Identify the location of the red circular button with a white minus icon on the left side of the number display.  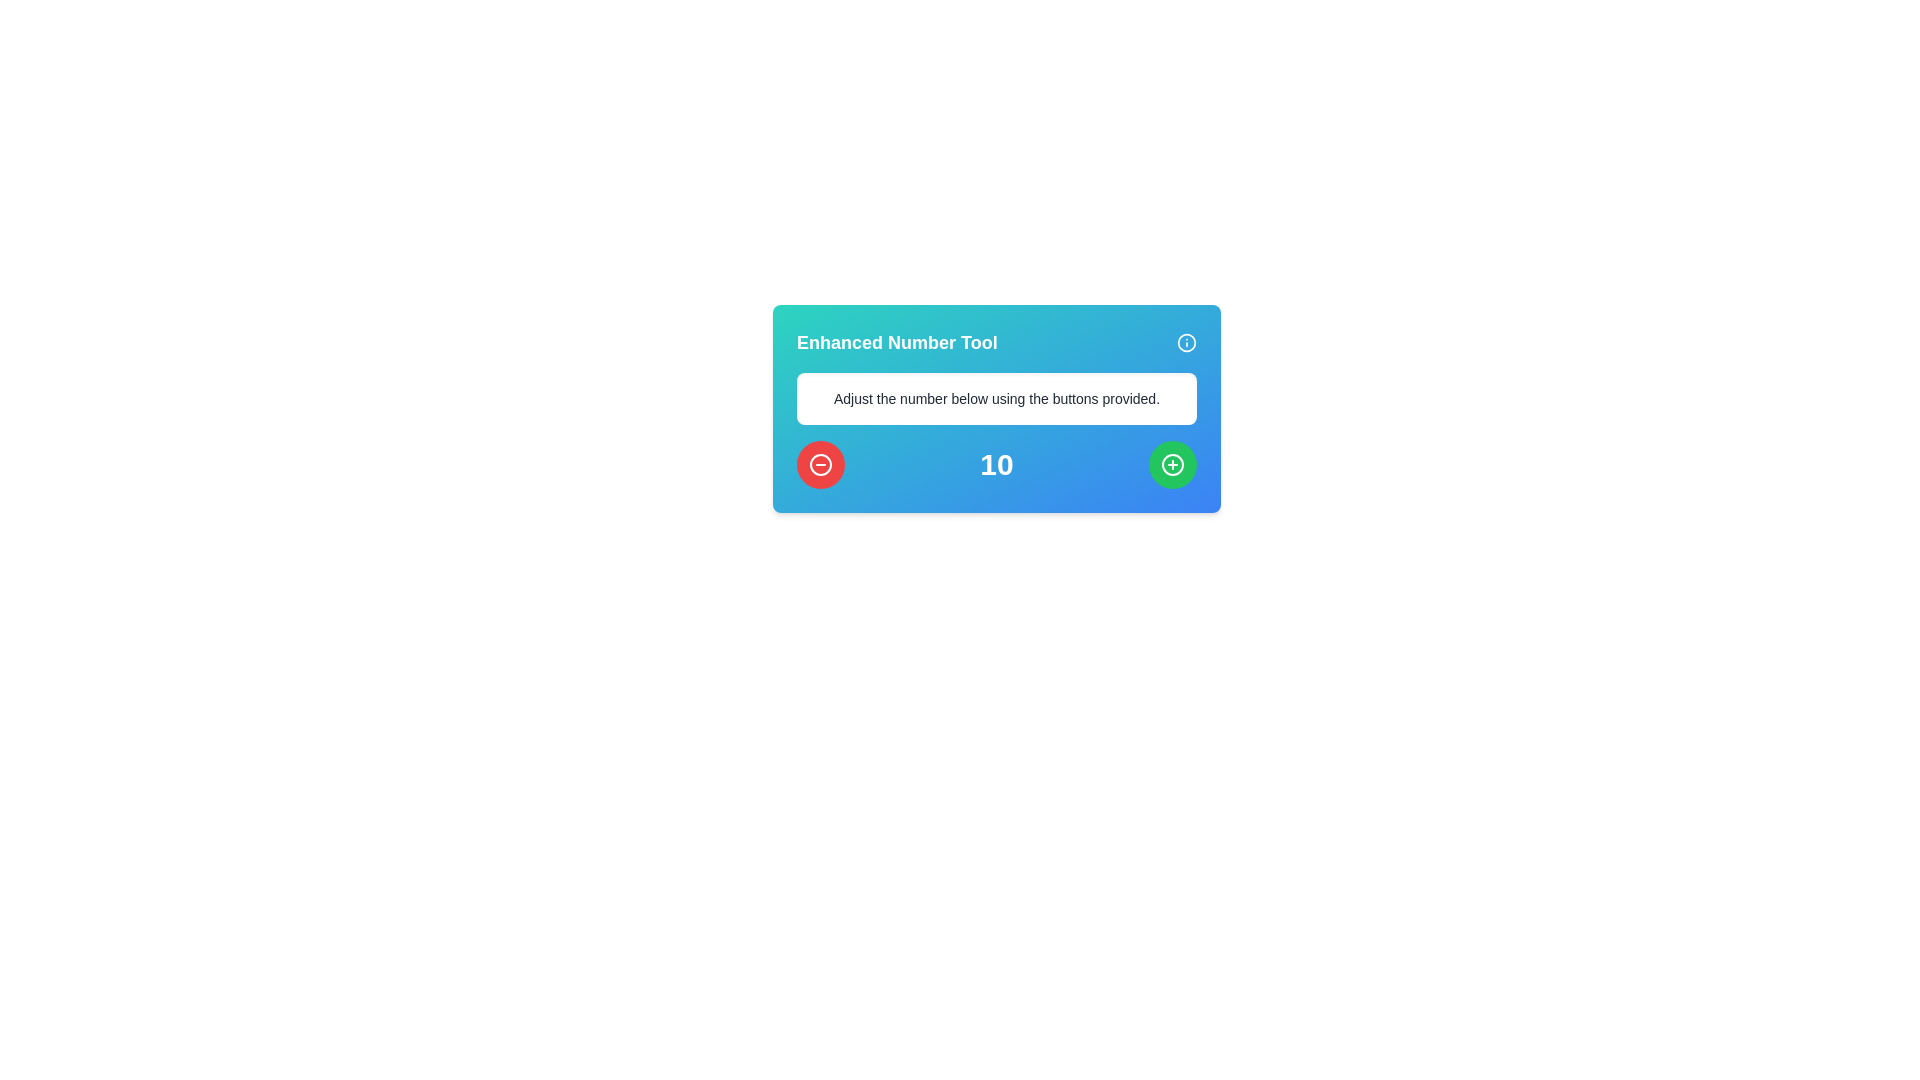
(820, 465).